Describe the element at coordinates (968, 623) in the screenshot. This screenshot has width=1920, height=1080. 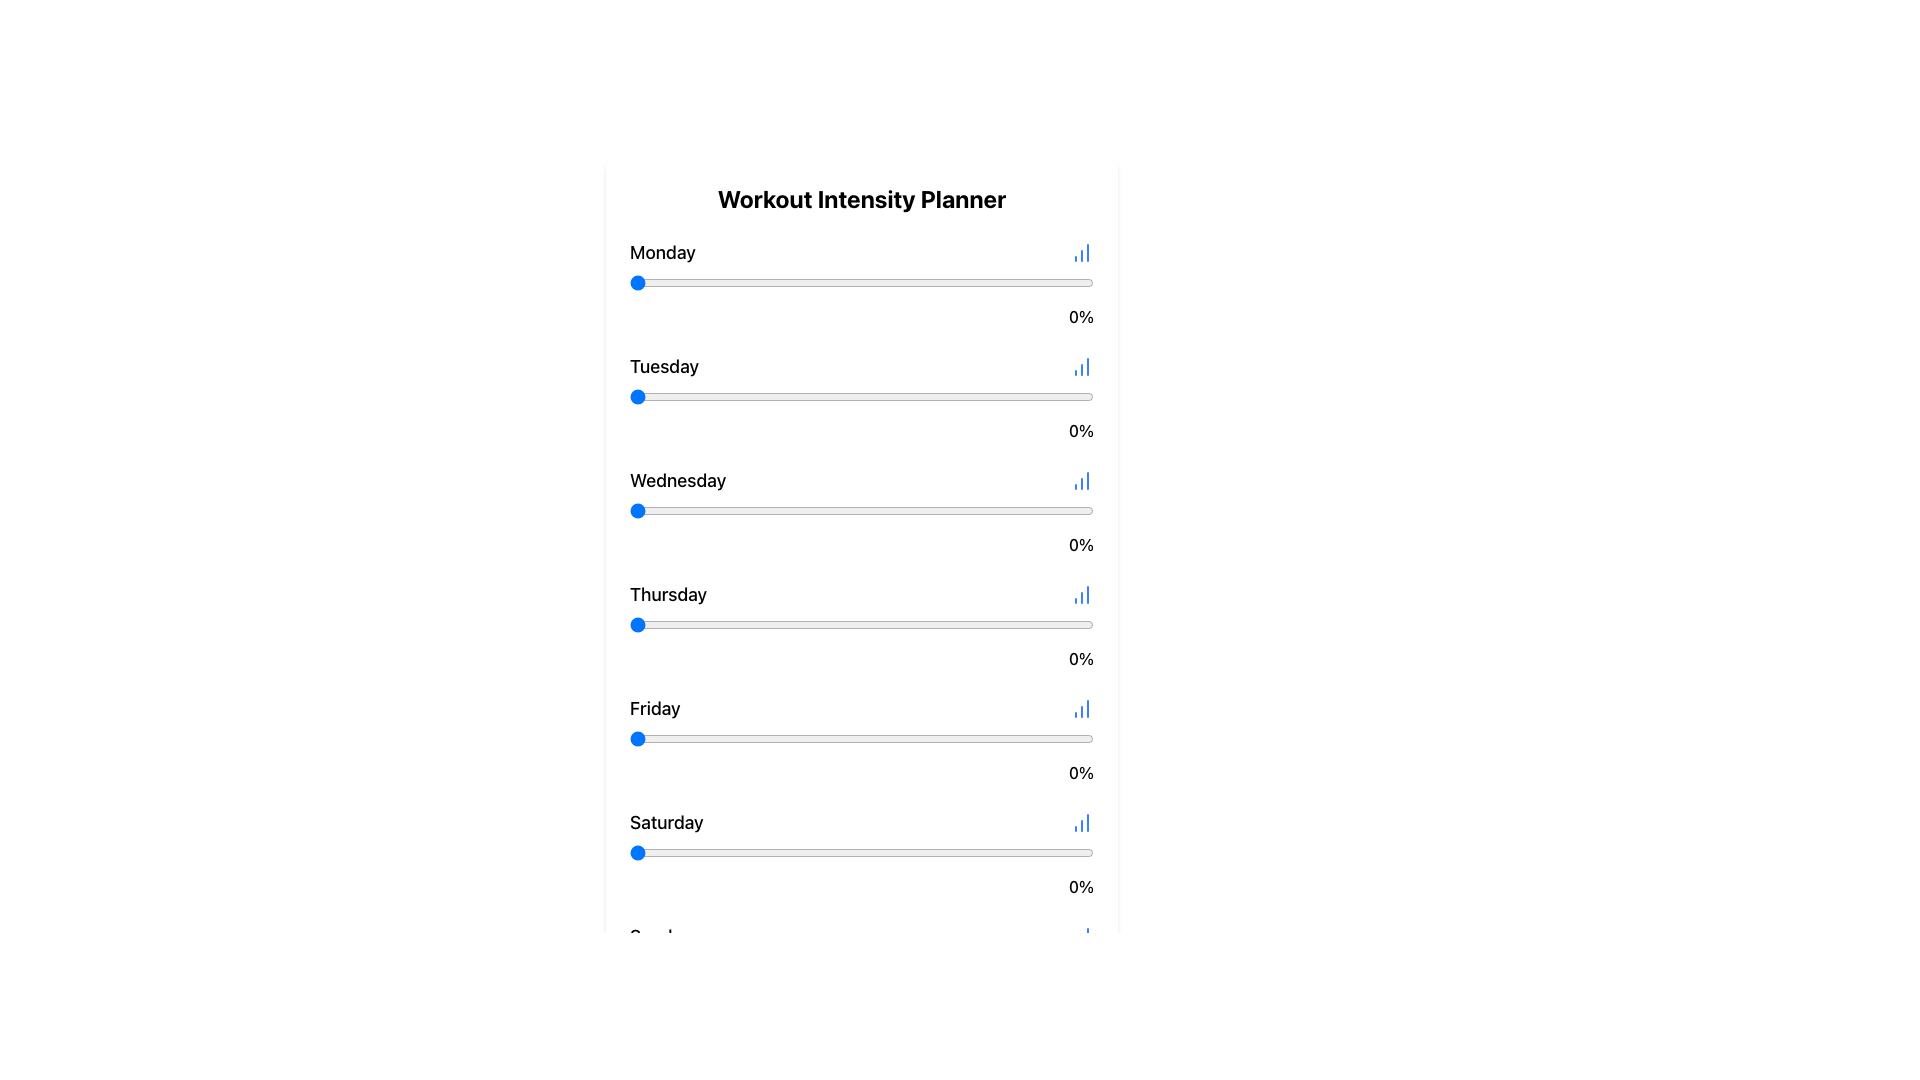
I see `the Thursday intensity` at that location.